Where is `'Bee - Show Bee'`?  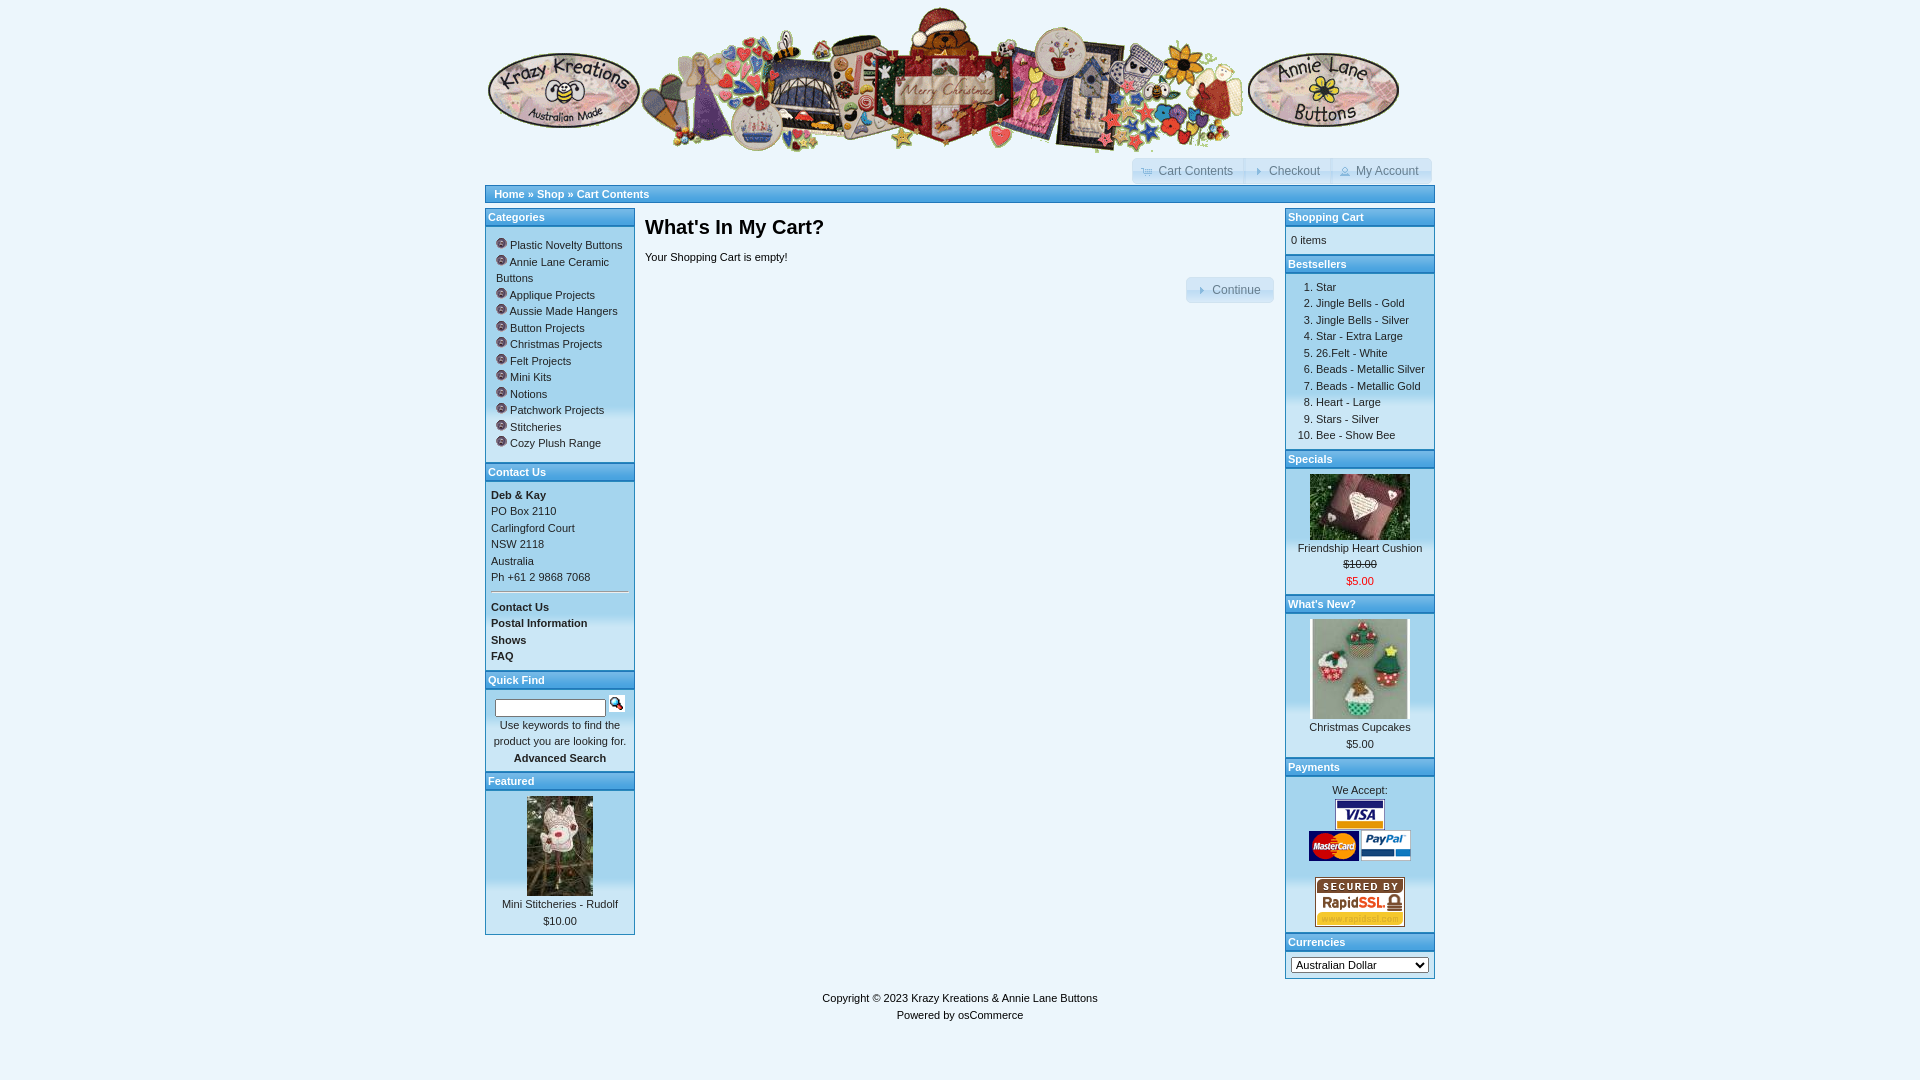 'Bee - Show Bee' is located at coordinates (1356, 434).